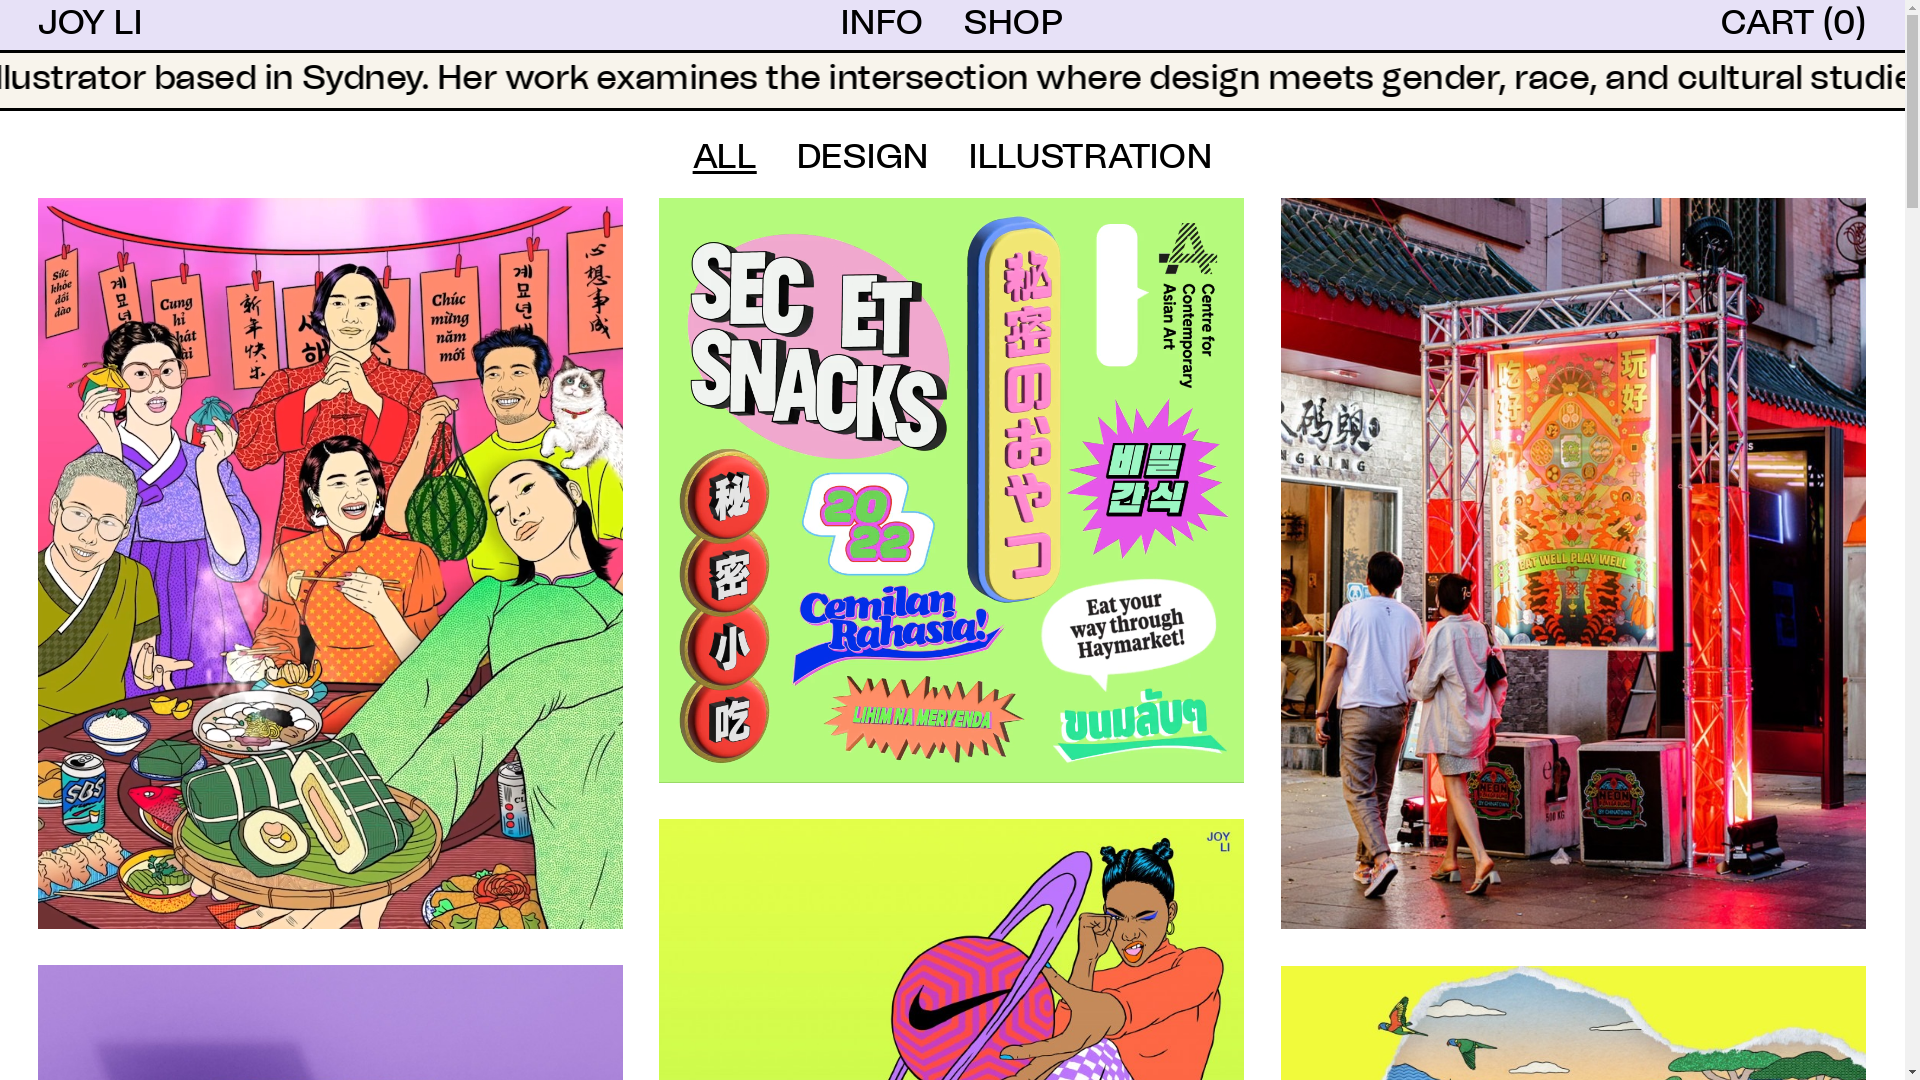 Image resolution: width=1920 pixels, height=1080 pixels. What do you see at coordinates (89, 23) in the screenshot?
I see `'JOY LI'` at bounding box center [89, 23].